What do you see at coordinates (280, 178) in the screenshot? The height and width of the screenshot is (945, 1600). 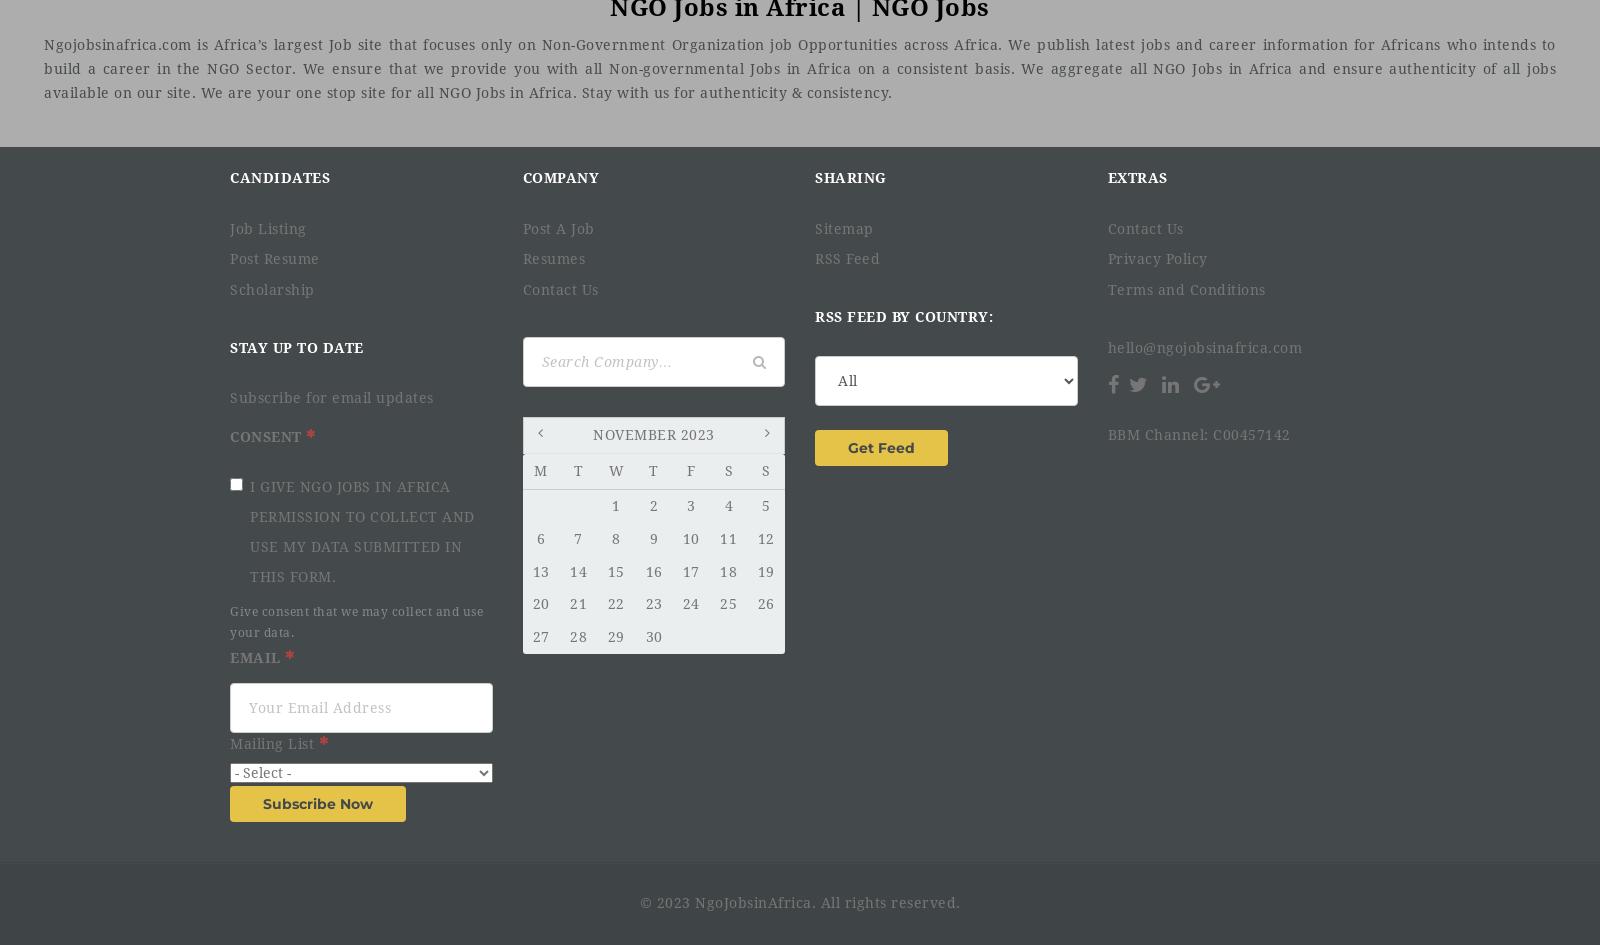 I see `'Candidates'` at bounding box center [280, 178].